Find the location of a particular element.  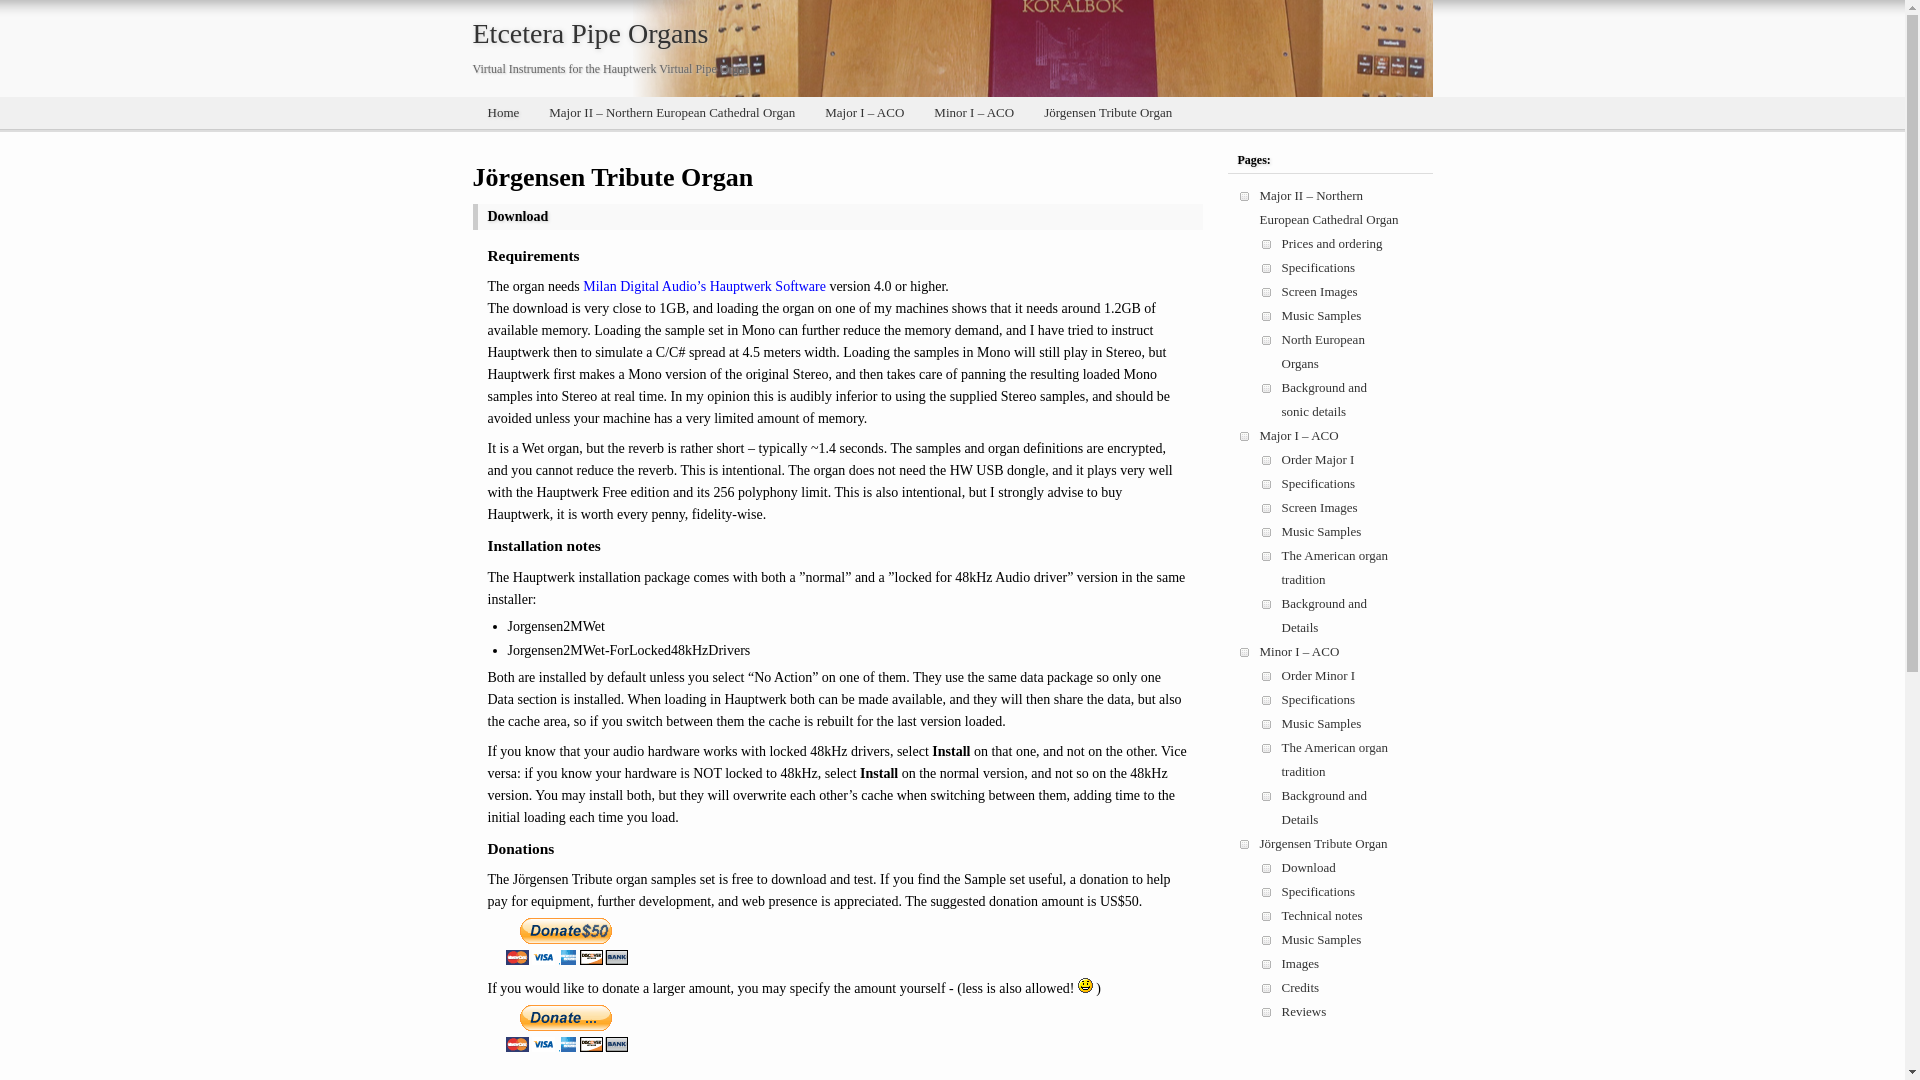

'Home' is located at coordinates (503, 112).